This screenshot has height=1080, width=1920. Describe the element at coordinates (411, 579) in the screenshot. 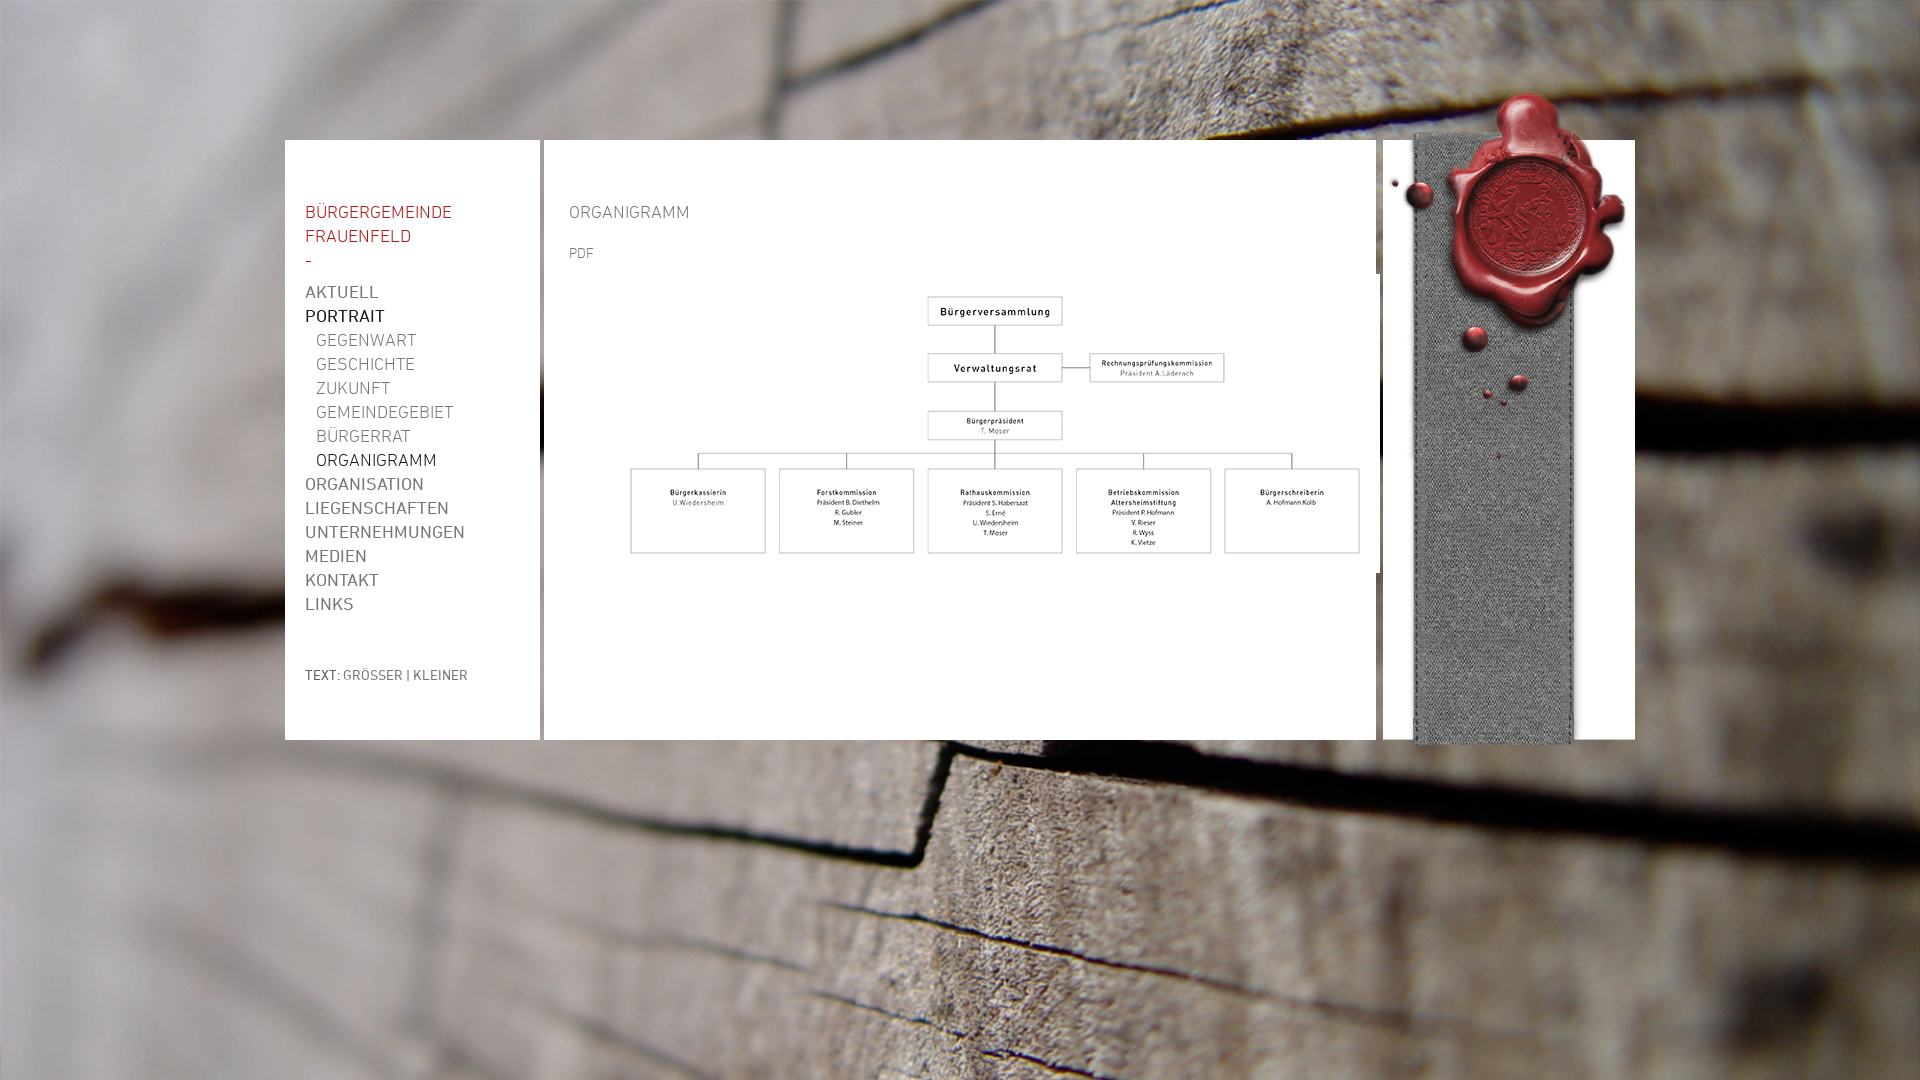

I see `'KONTAKT'` at that location.